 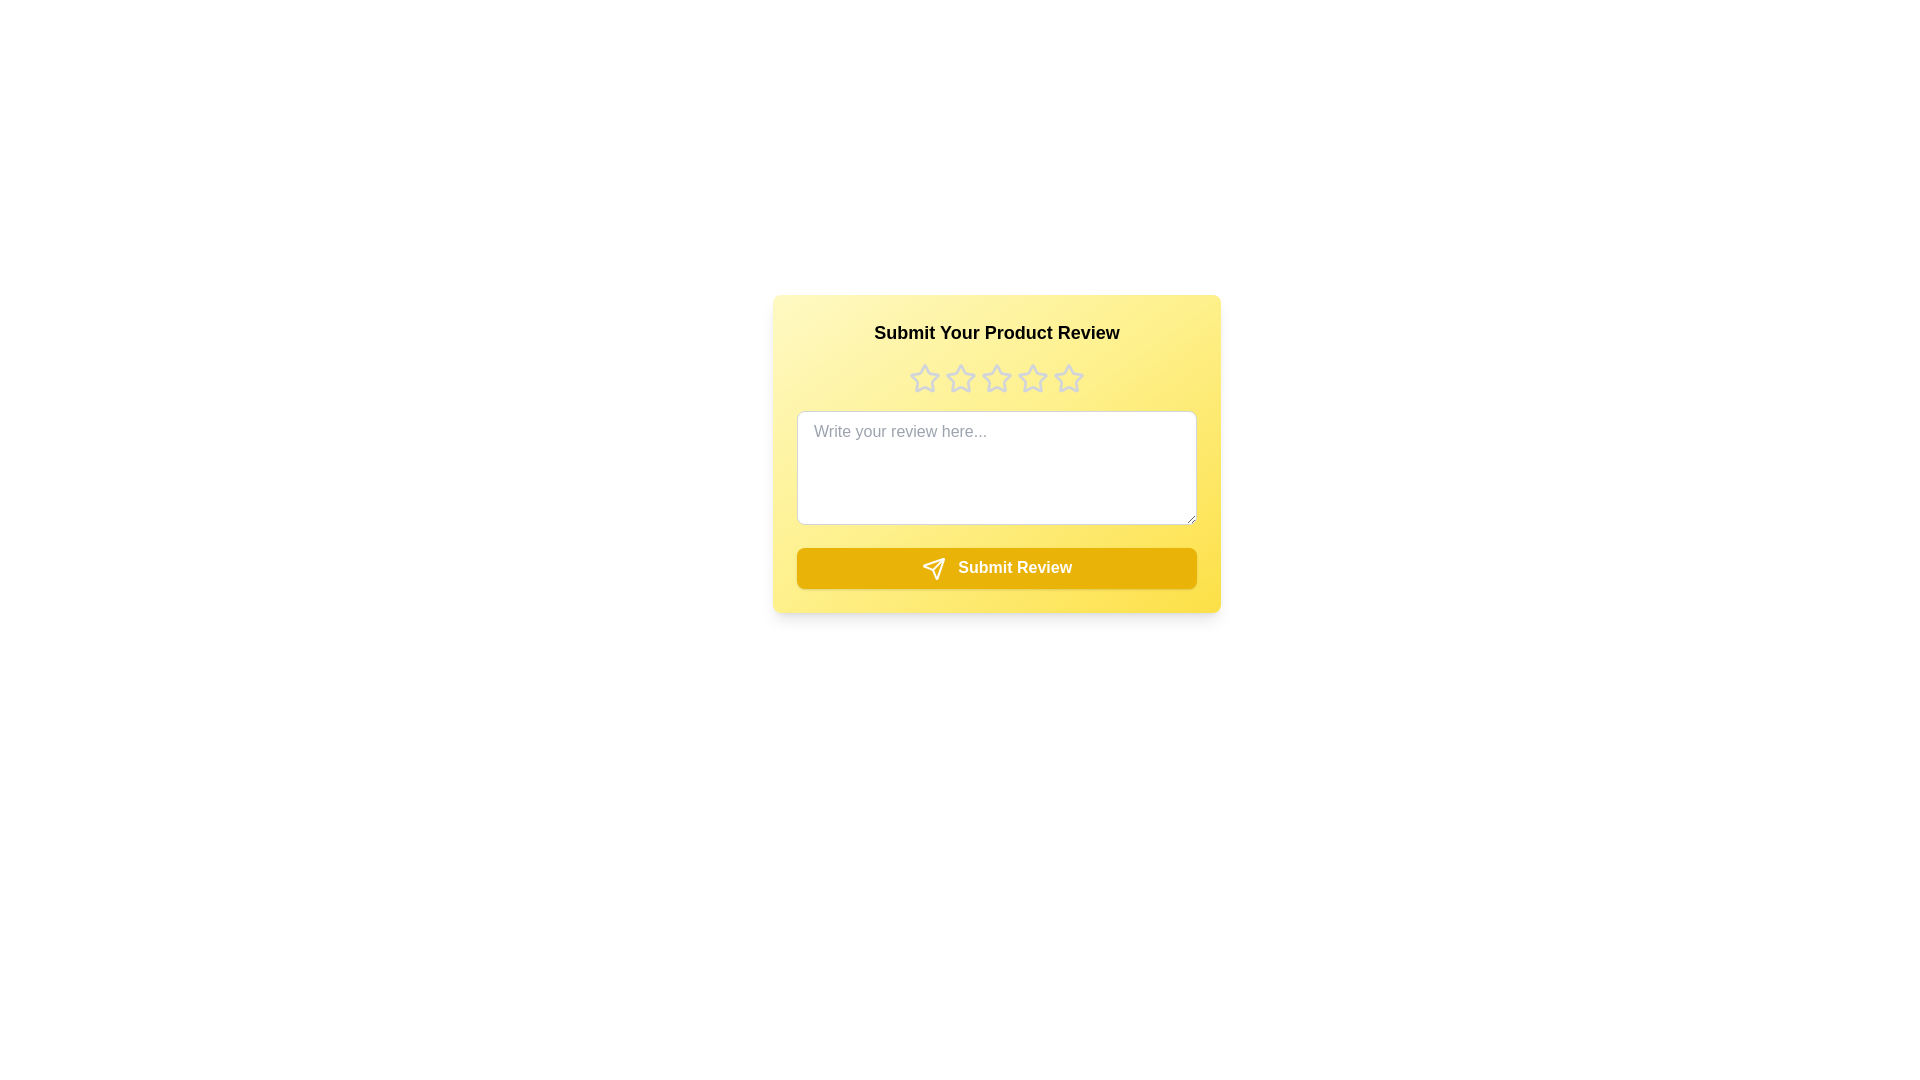 What do you see at coordinates (932, 568) in the screenshot?
I see `the triangular-shaped icon that is part of the arrow-like icon located right before the 'Submit Review' button in the yellow action area` at bounding box center [932, 568].